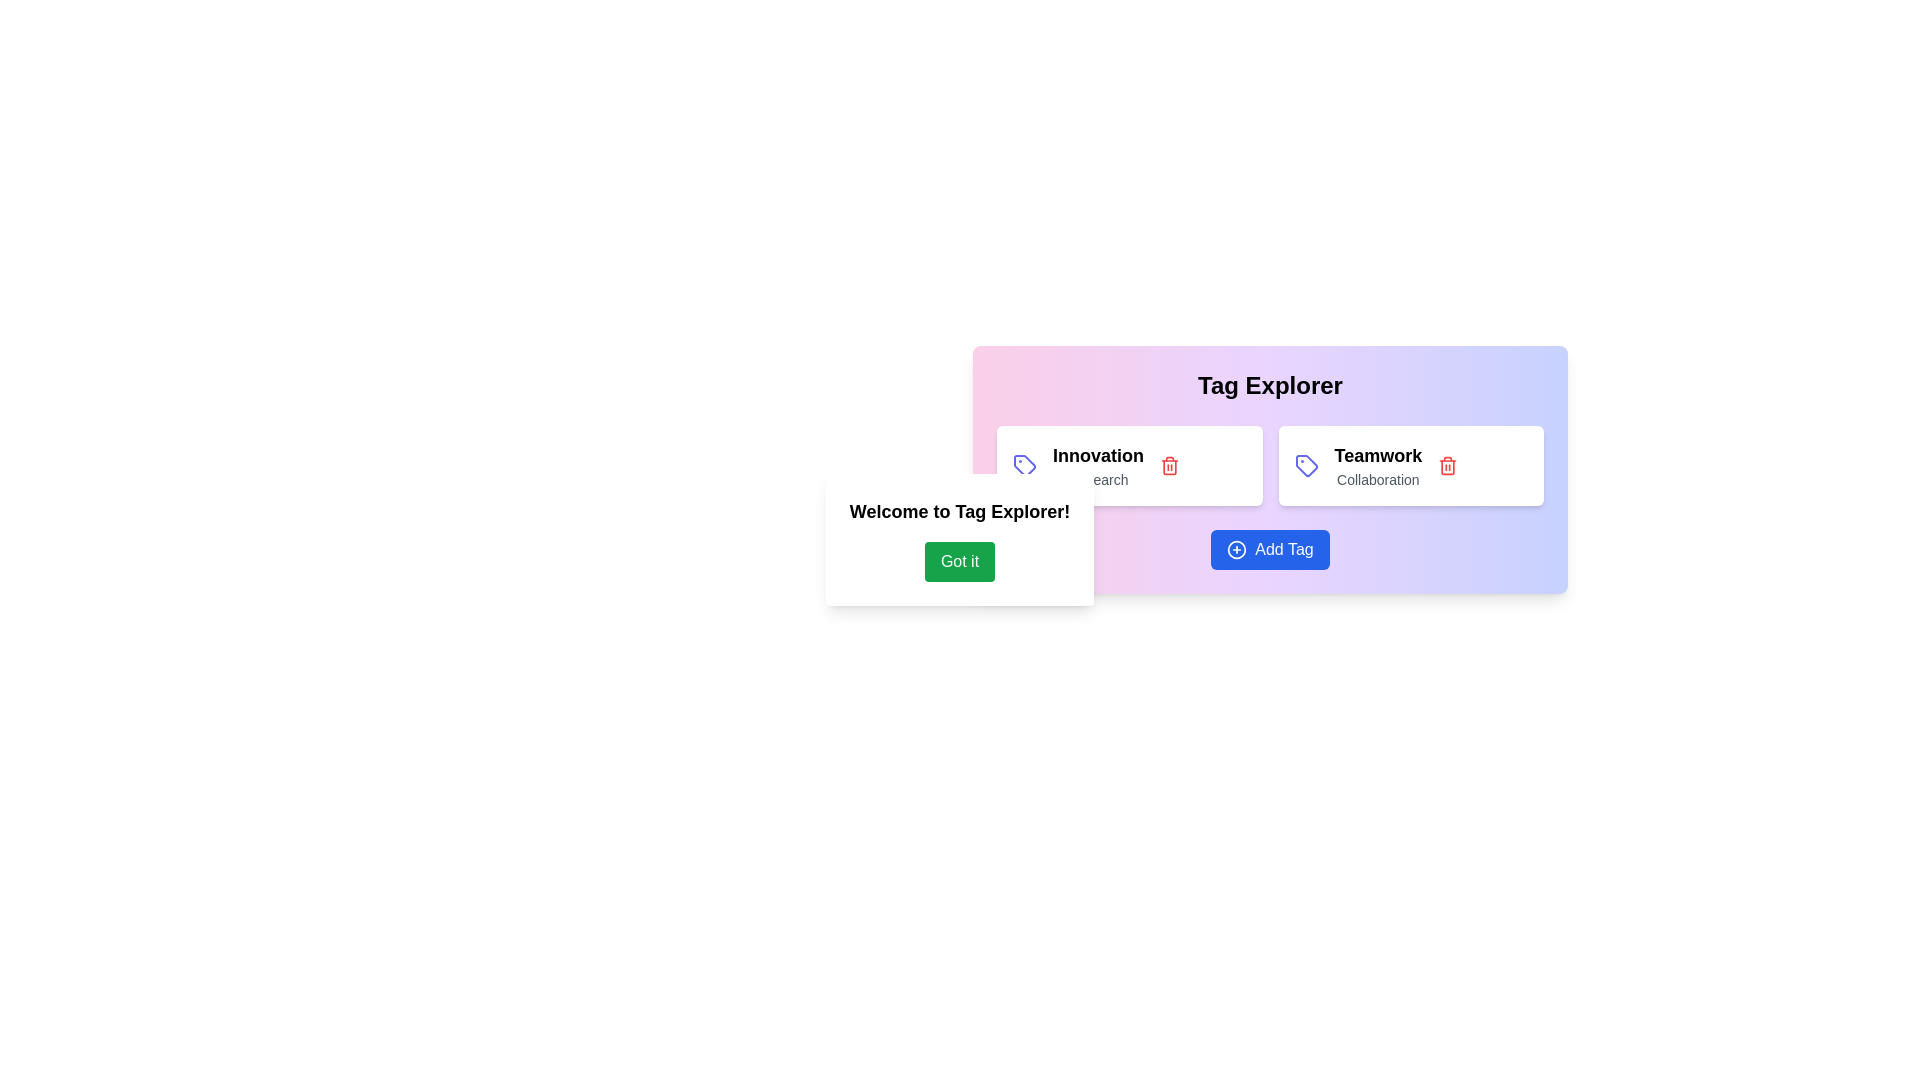  I want to click on the circular blue-bordered icon with a plus sign located, so click(1236, 550).